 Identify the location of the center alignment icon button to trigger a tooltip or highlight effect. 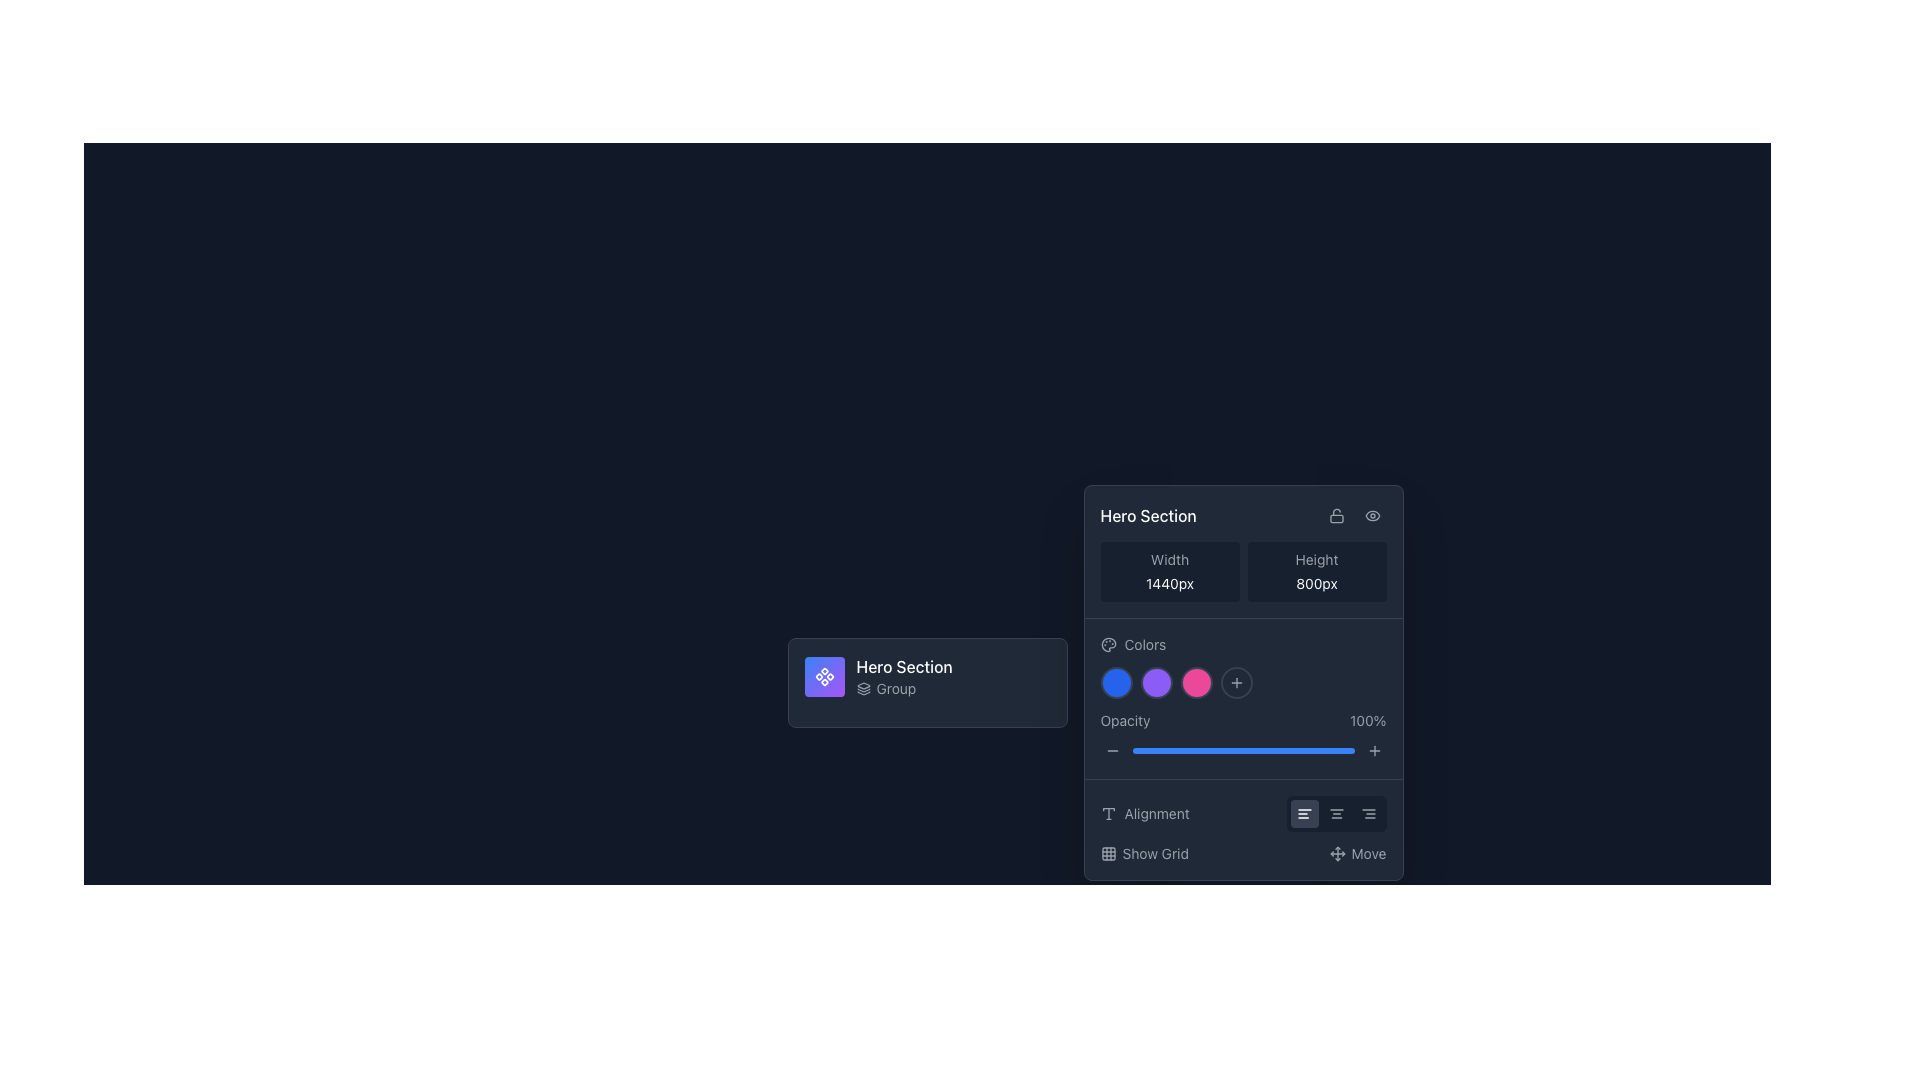
(1336, 813).